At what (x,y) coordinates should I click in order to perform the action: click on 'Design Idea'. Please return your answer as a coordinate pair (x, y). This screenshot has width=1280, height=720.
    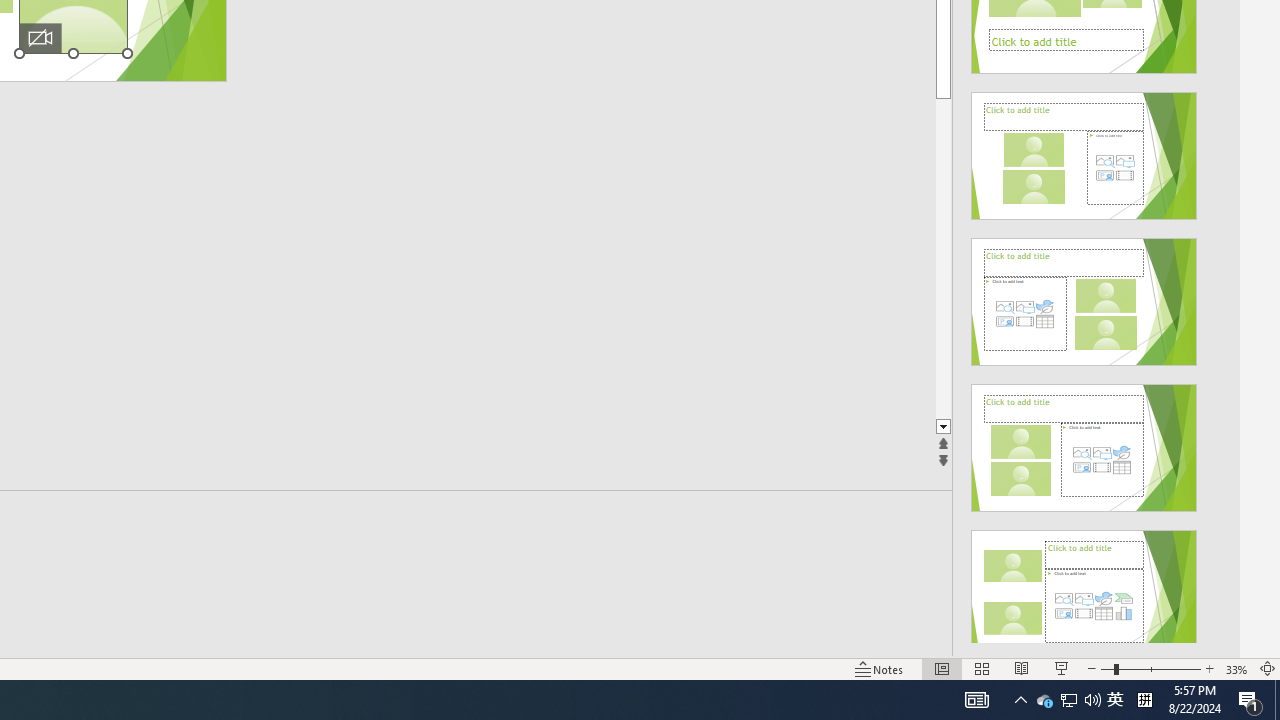
    Looking at the image, I should click on (1083, 586).